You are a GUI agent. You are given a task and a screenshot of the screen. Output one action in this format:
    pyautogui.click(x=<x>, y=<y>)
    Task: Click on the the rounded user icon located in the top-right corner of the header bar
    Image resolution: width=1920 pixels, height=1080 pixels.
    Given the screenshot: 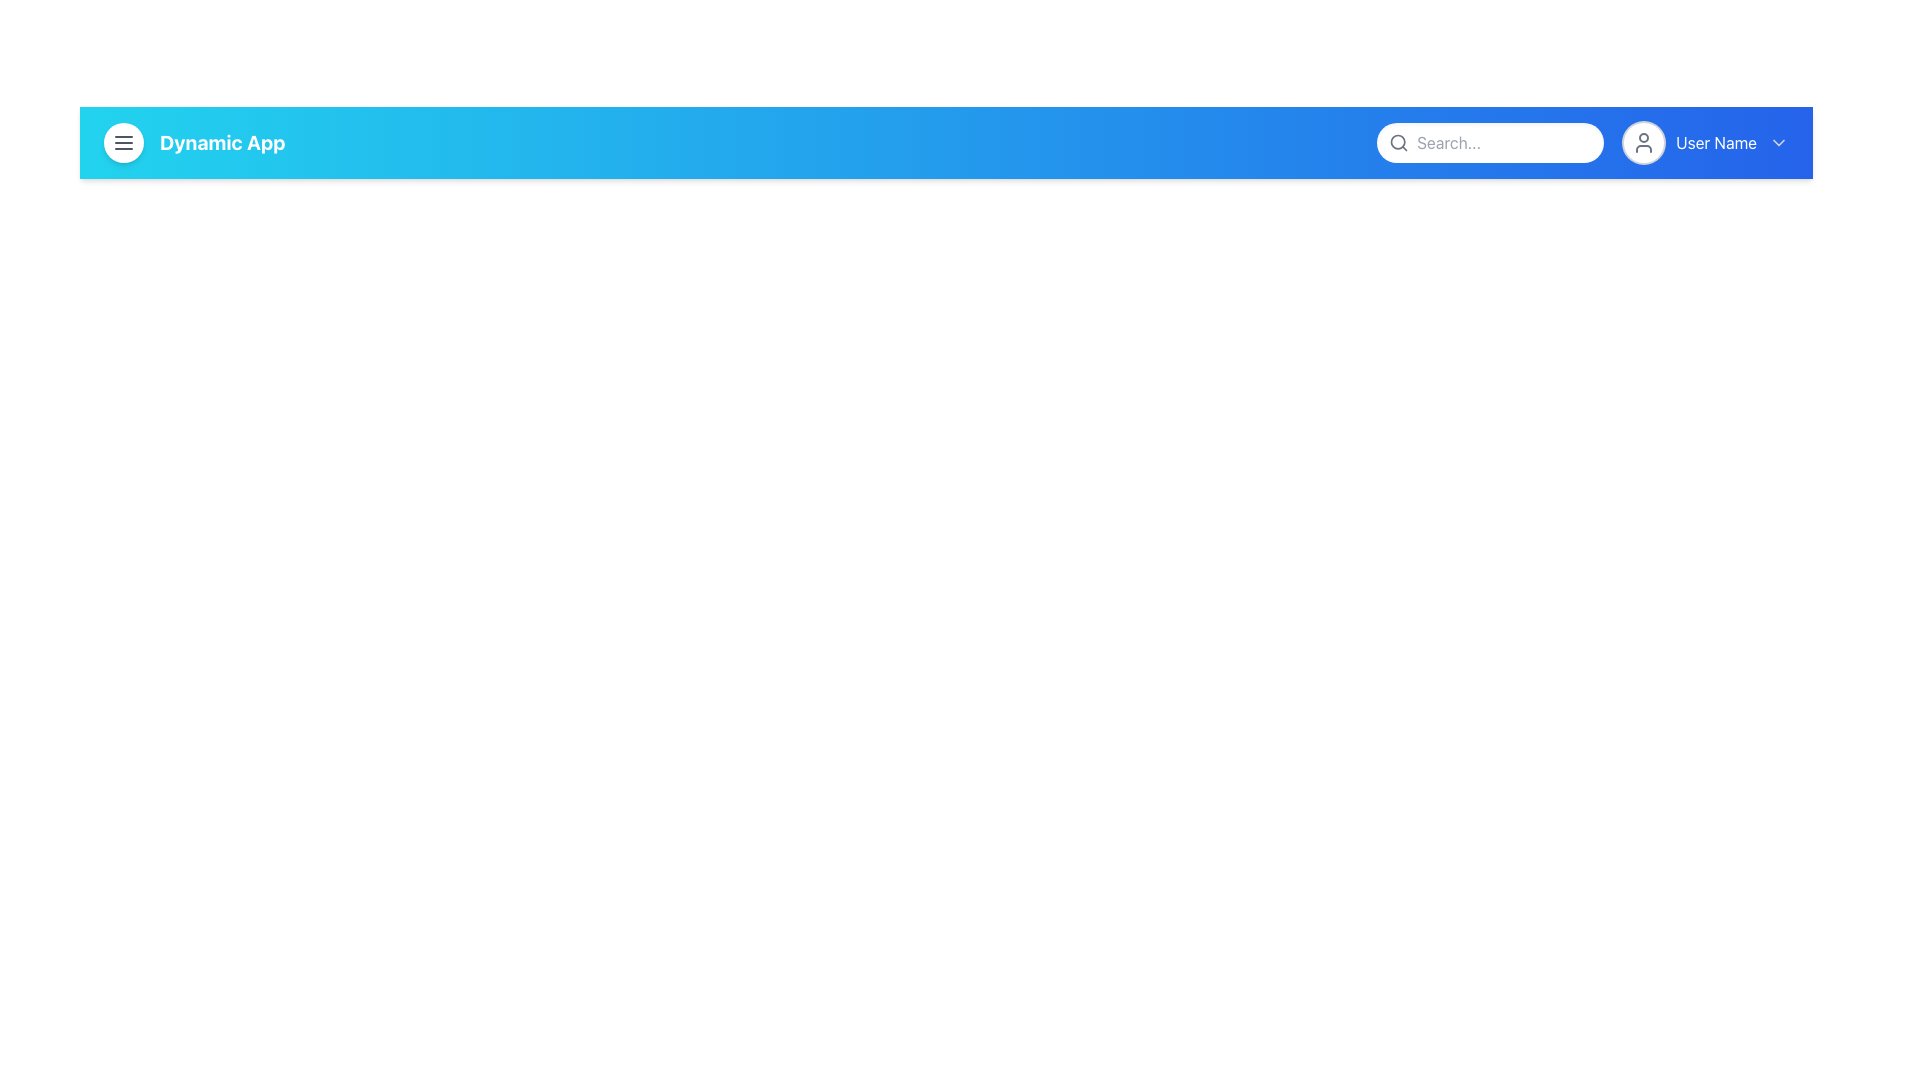 What is the action you would take?
    pyautogui.click(x=1644, y=141)
    